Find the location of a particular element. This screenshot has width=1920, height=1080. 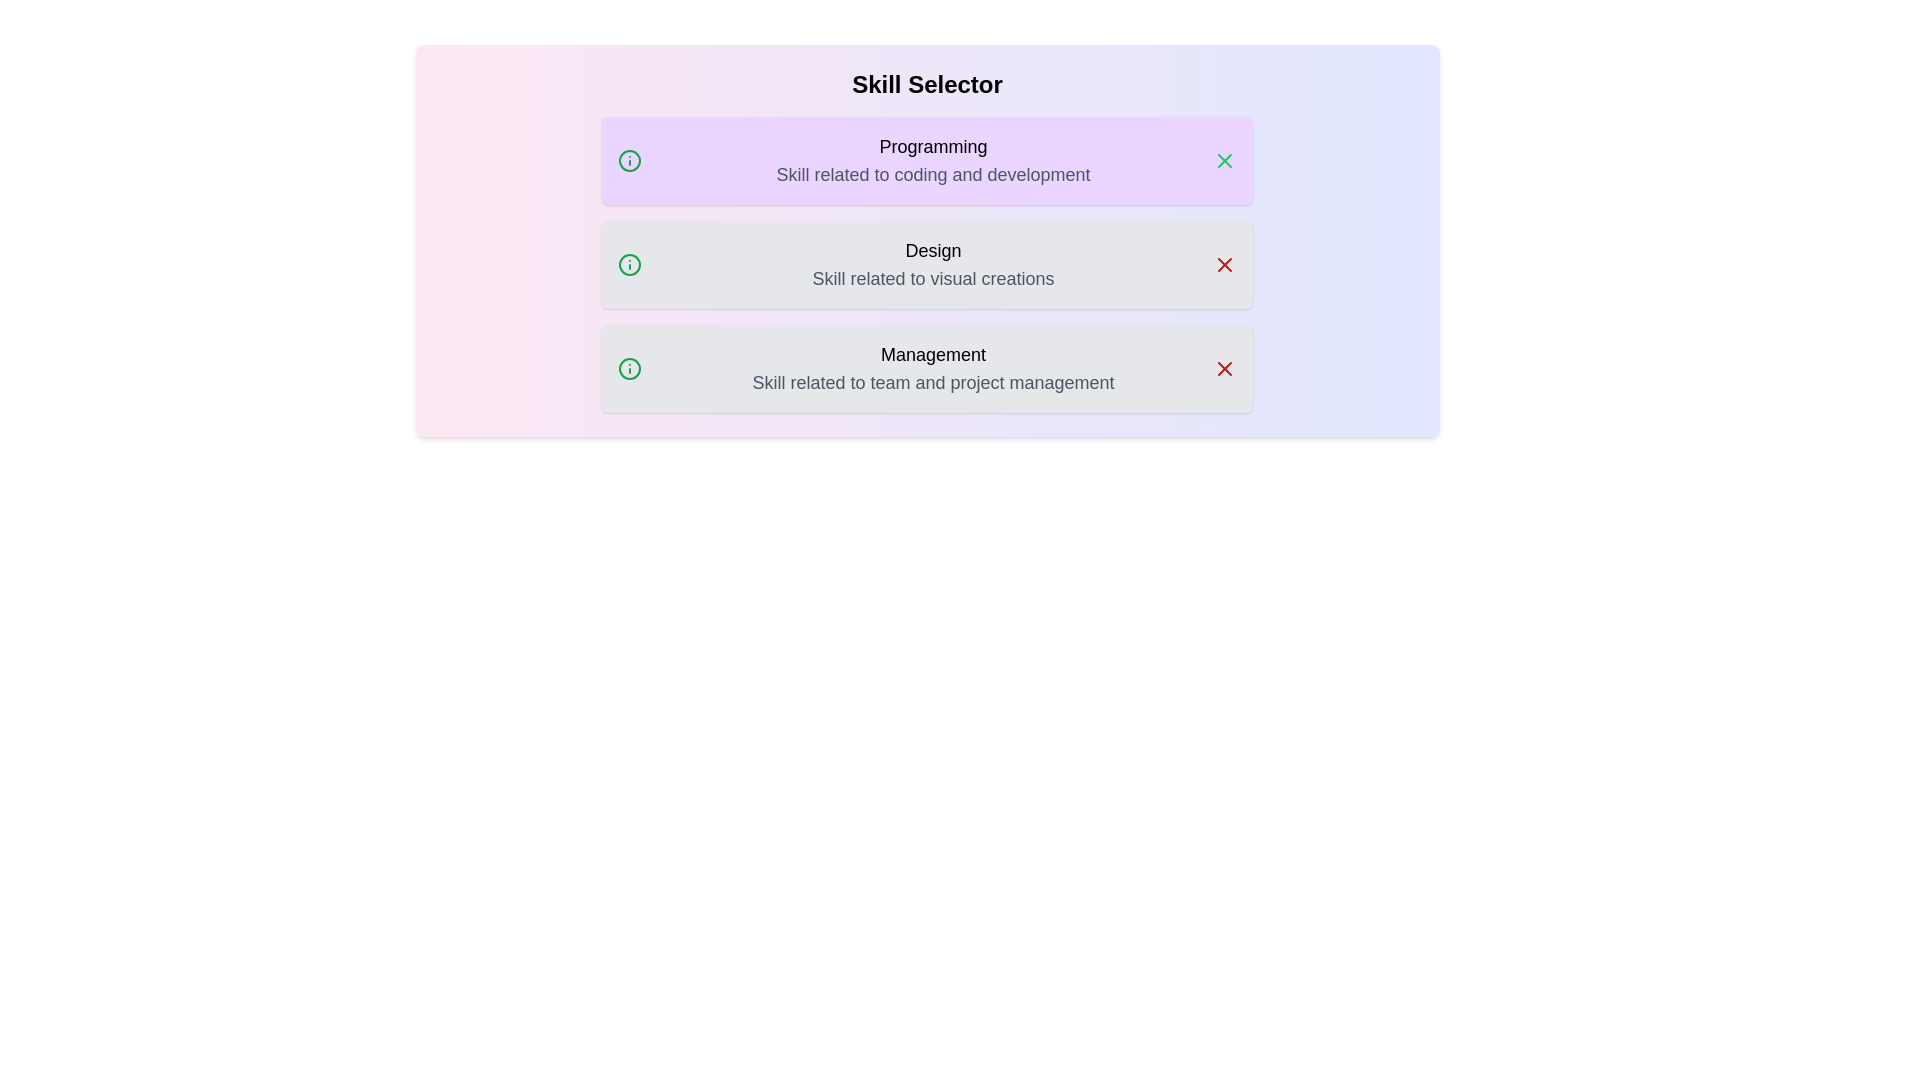

the skill Design is located at coordinates (926, 264).